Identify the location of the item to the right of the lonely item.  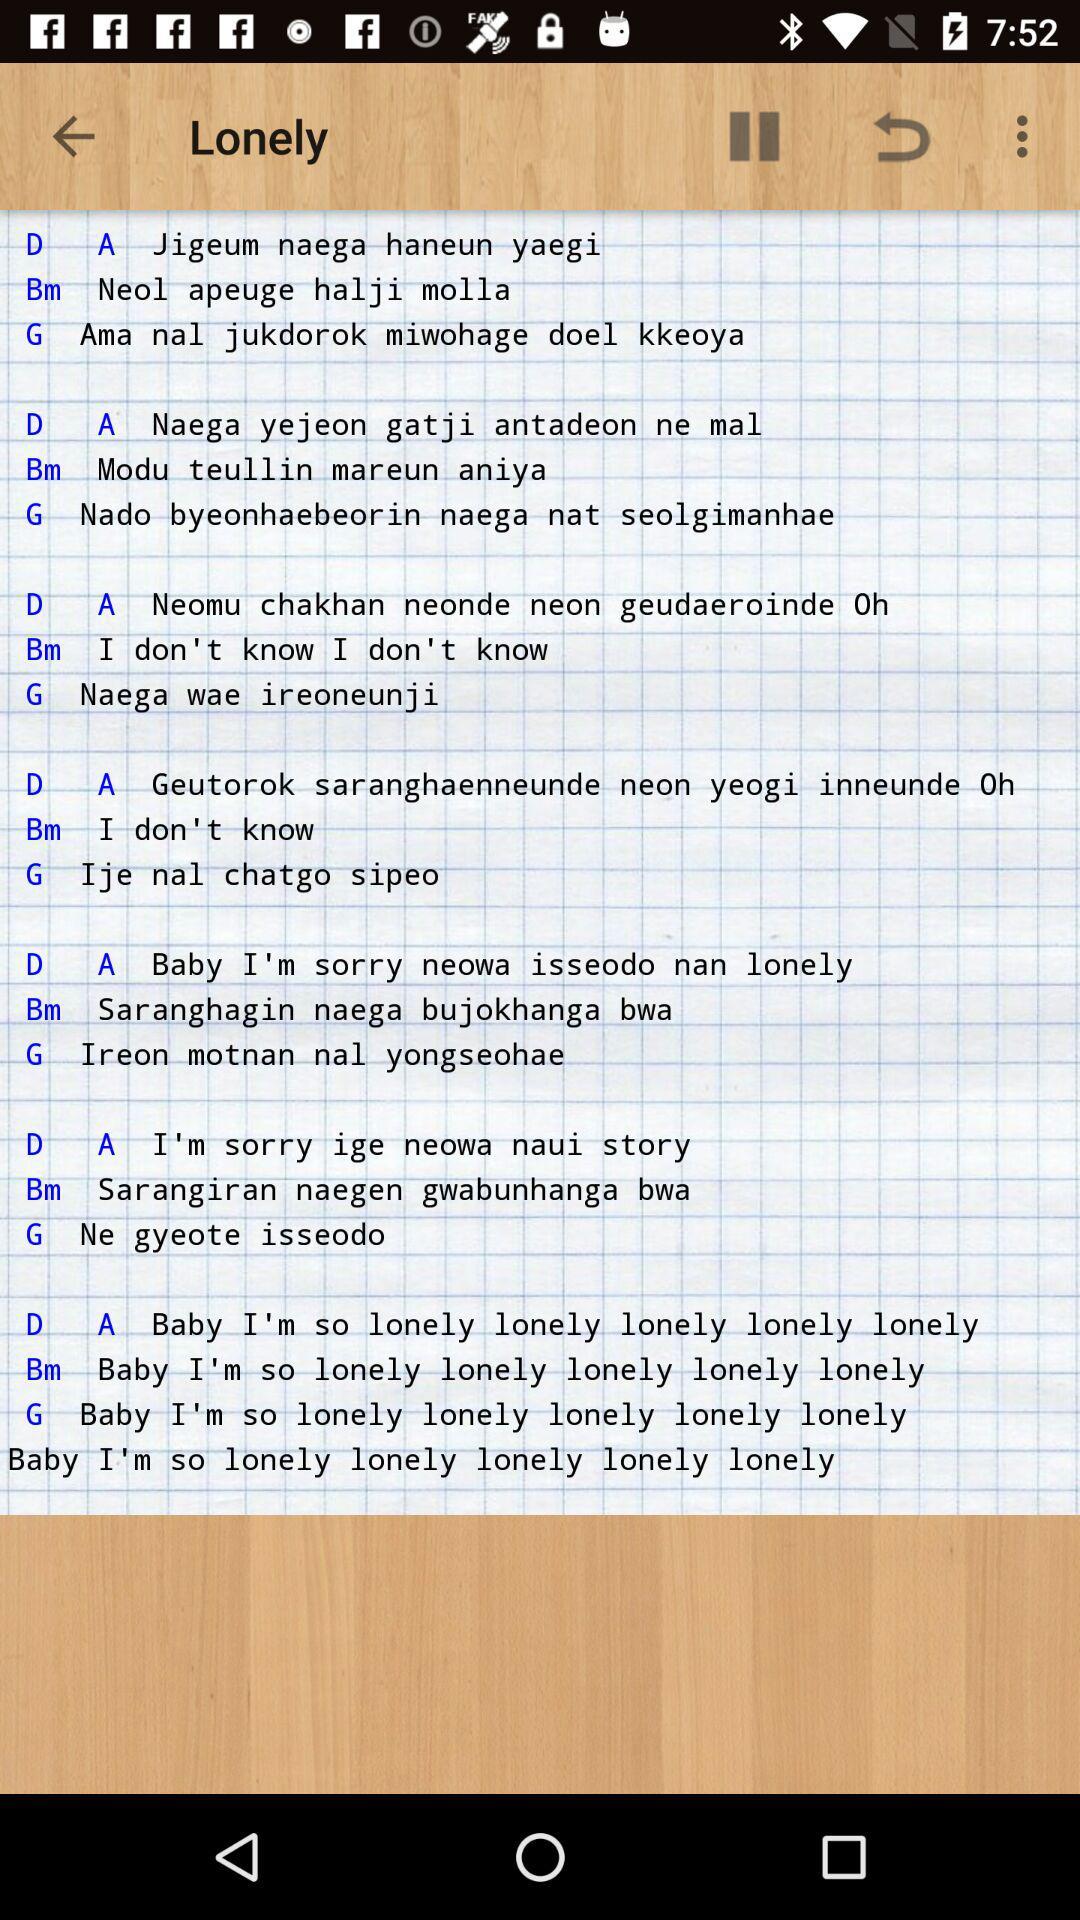
(754, 135).